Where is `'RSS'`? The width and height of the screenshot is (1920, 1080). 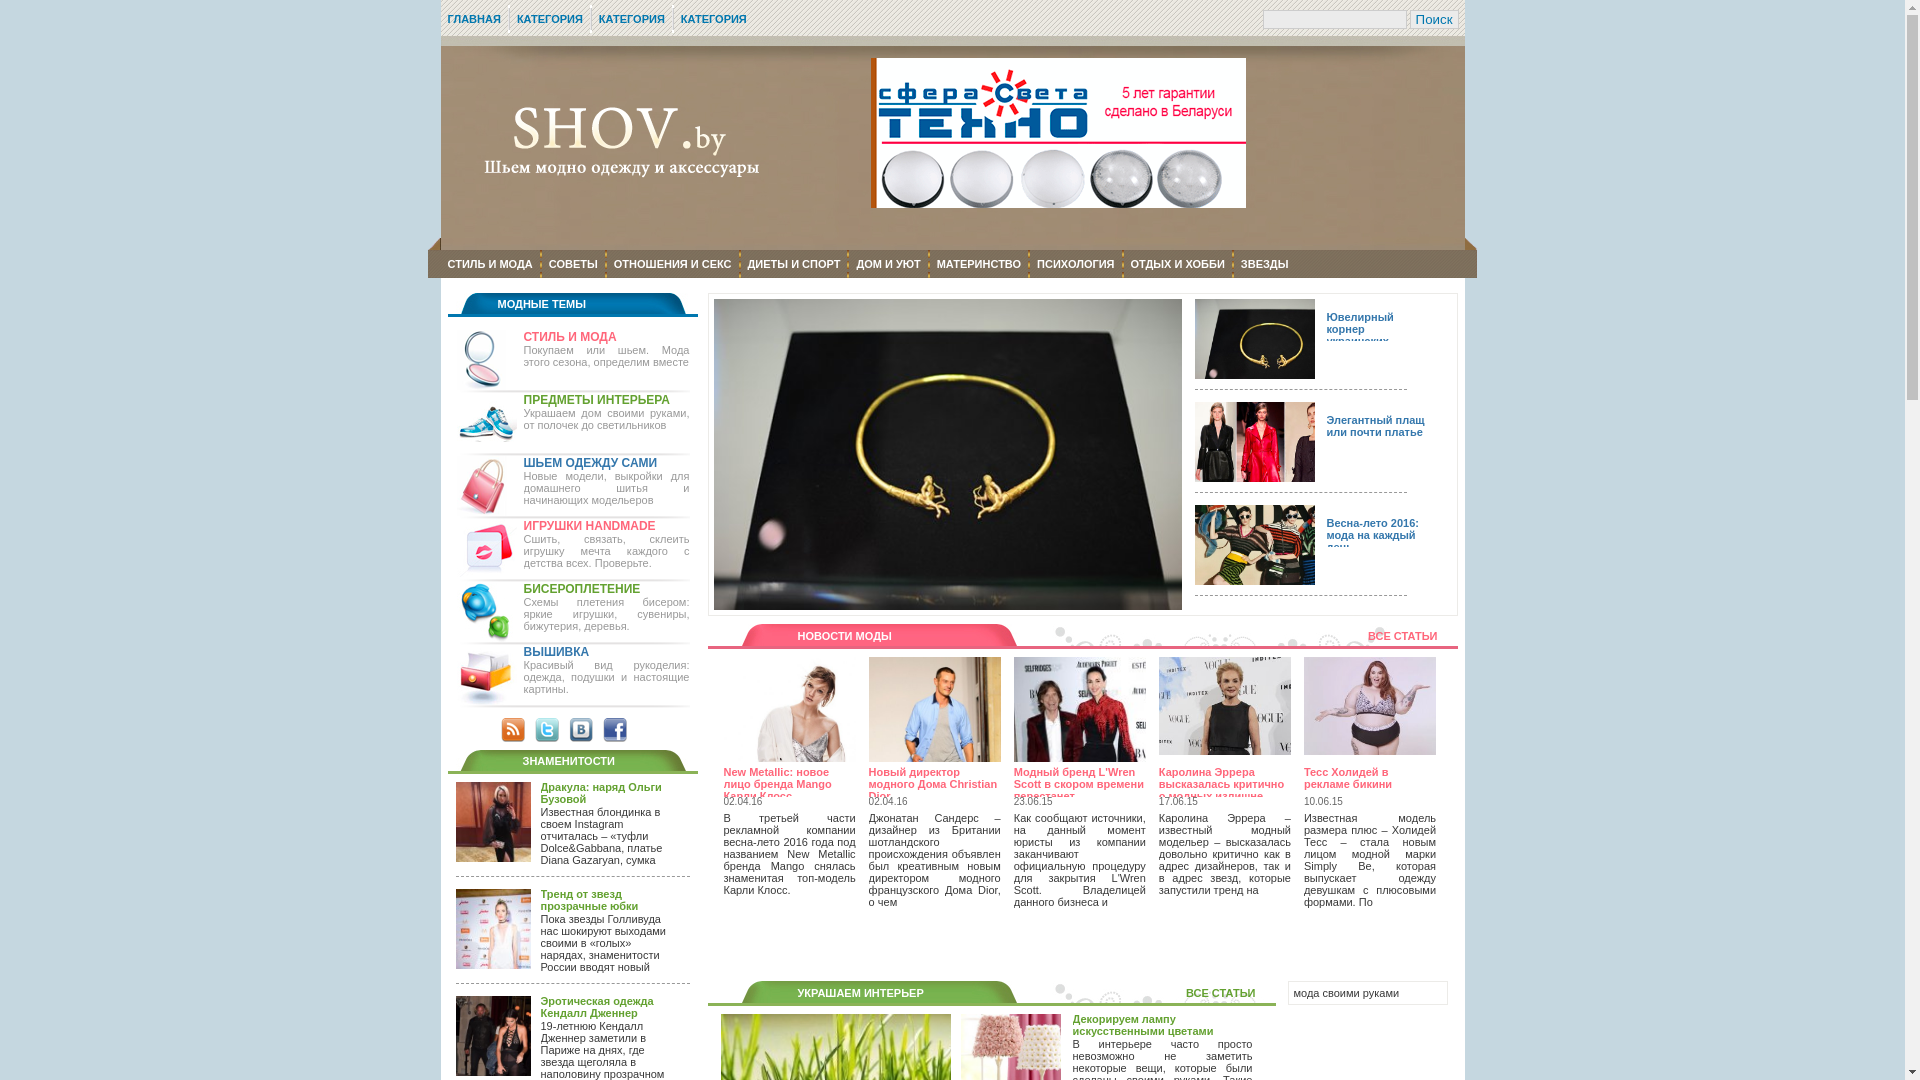 'RSS' is located at coordinates (512, 729).